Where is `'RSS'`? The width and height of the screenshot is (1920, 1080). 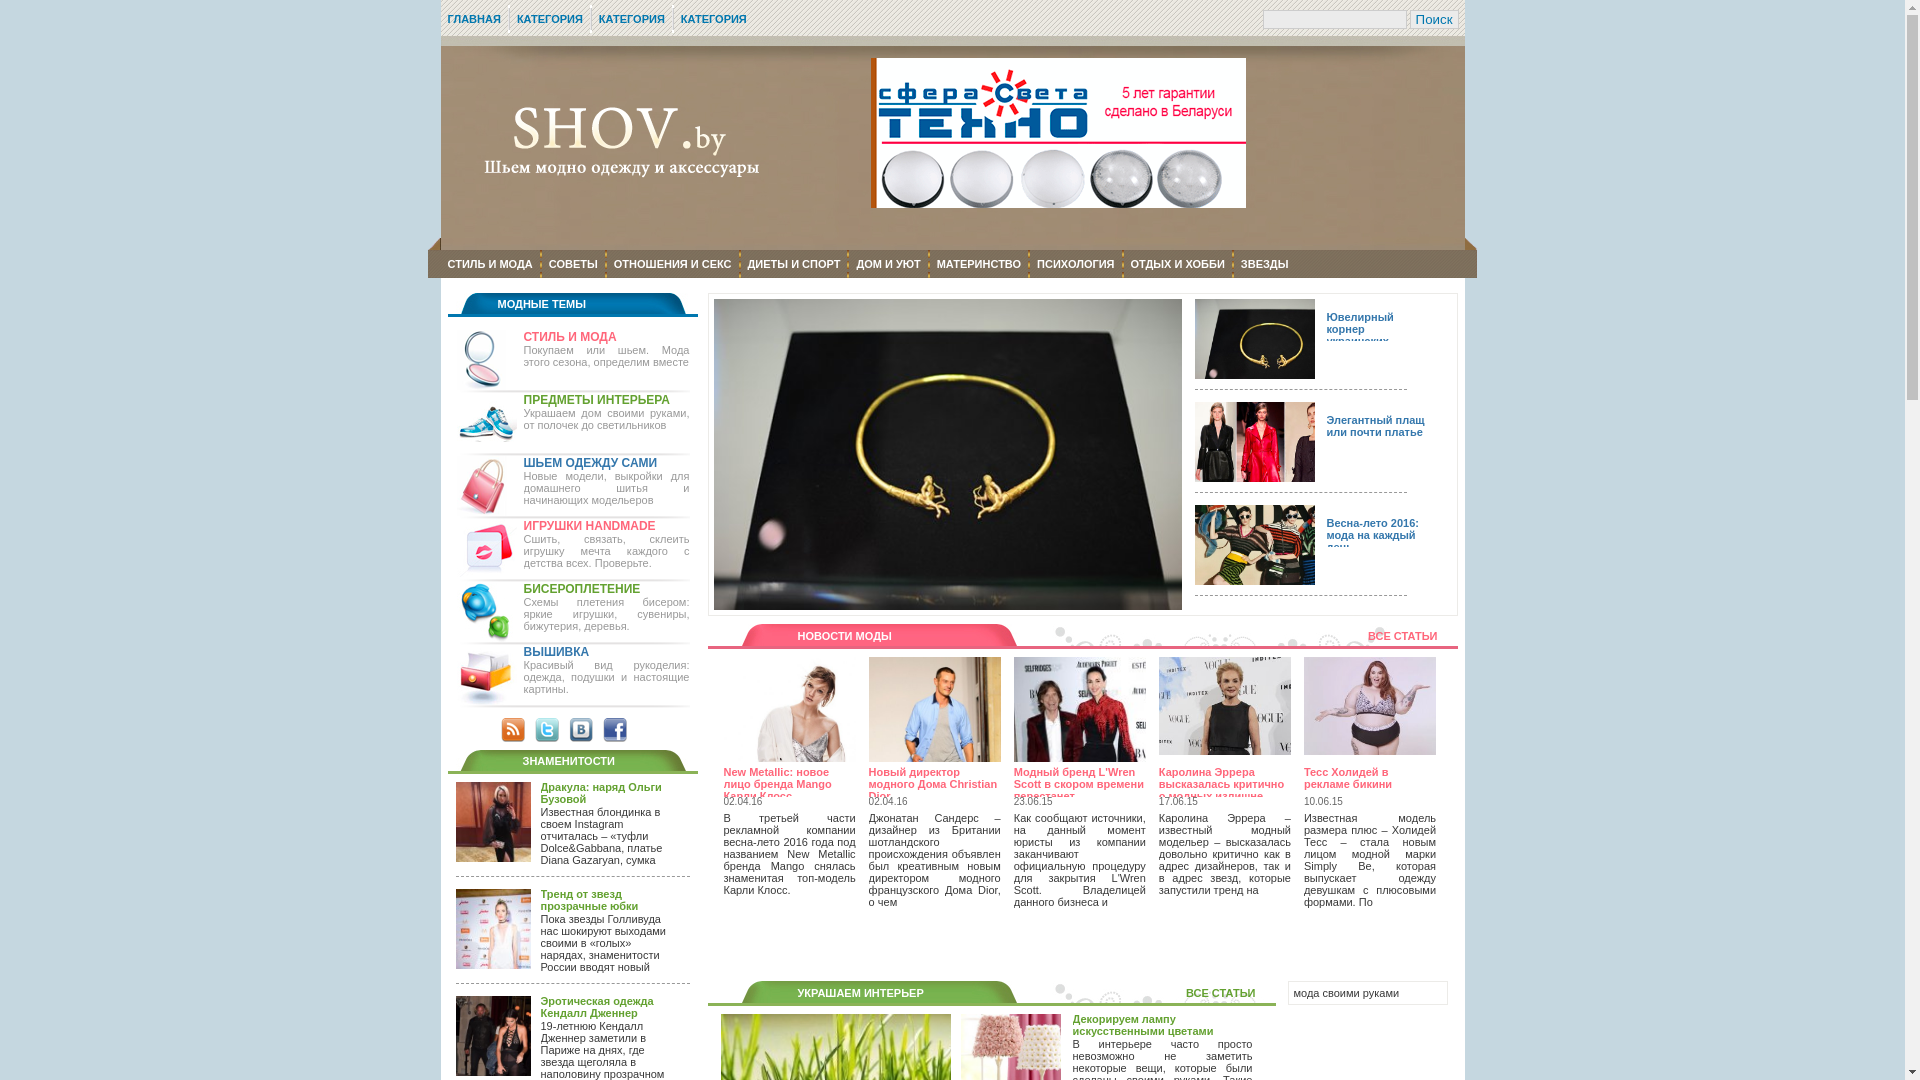 'RSS' is located at coordinates (512, 729).